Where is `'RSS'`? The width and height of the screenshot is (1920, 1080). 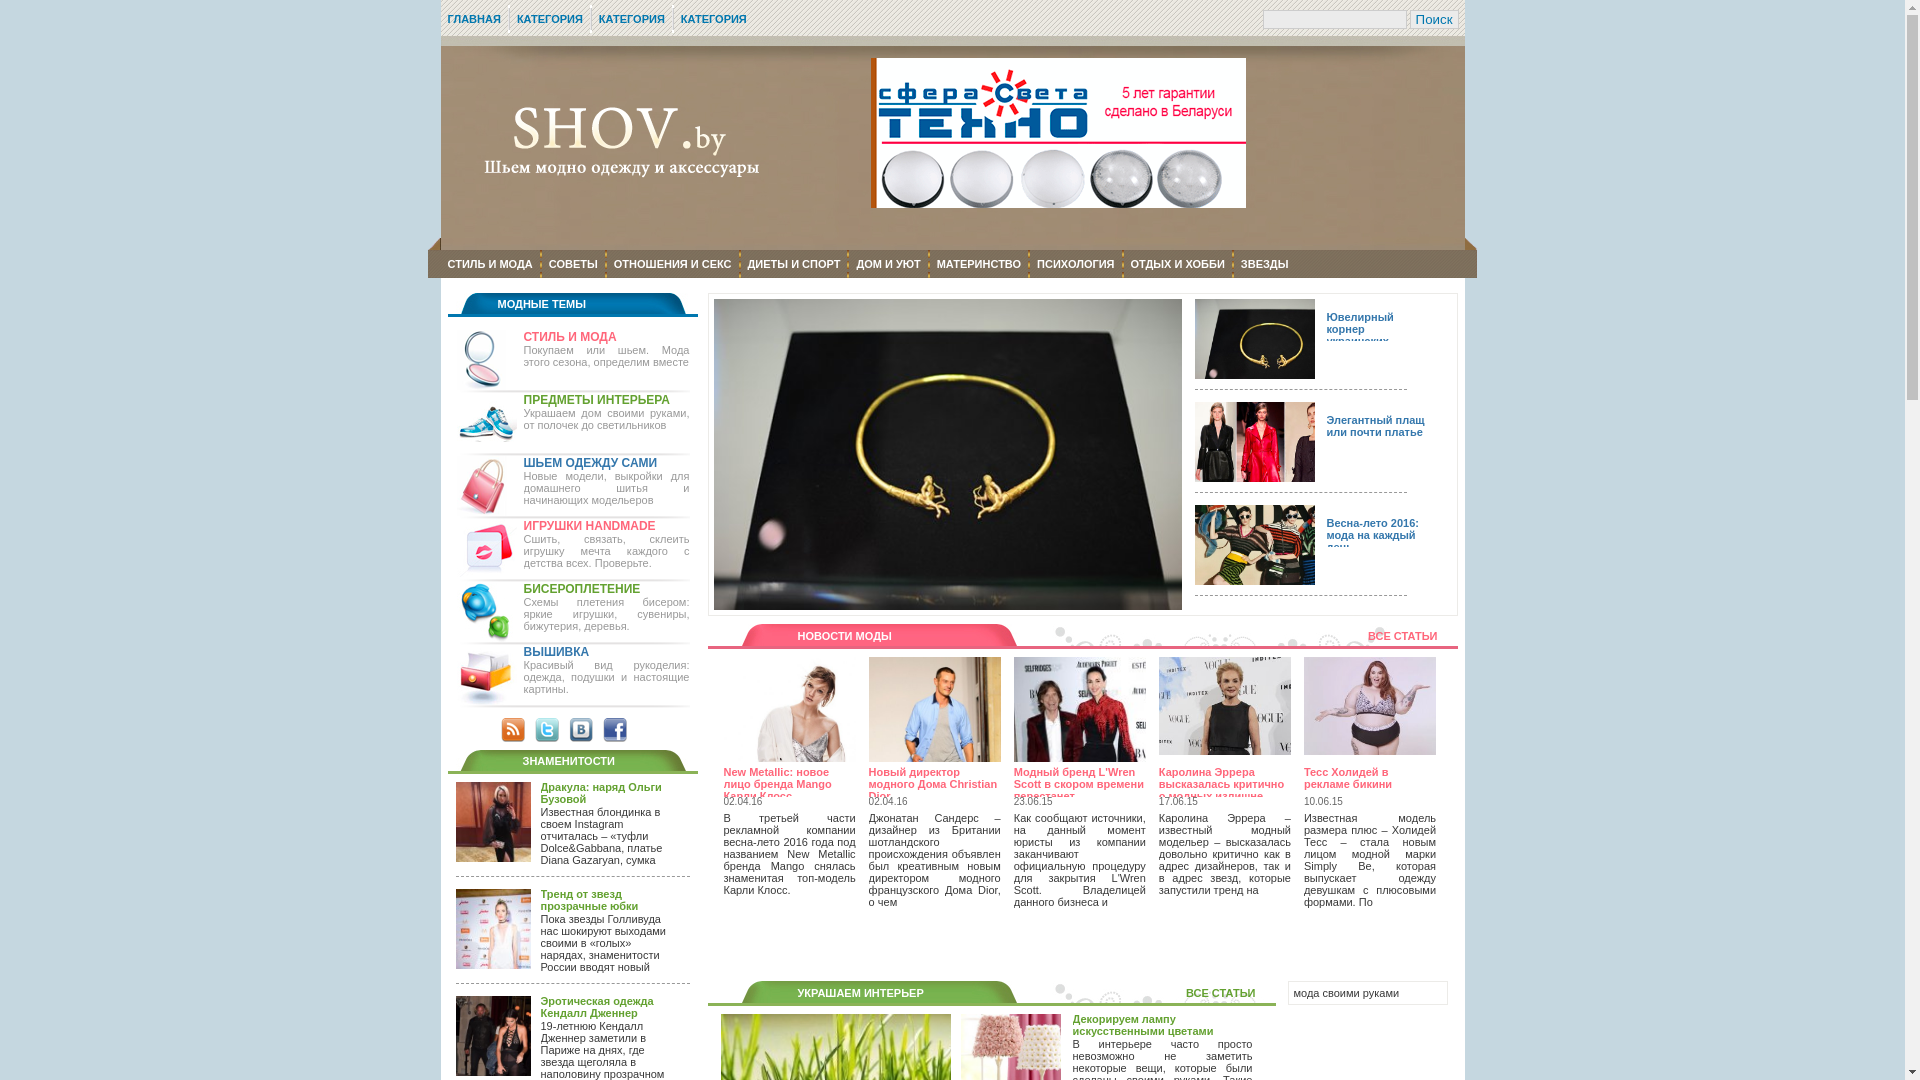 'RSS' is located at coordinates (512, 729).